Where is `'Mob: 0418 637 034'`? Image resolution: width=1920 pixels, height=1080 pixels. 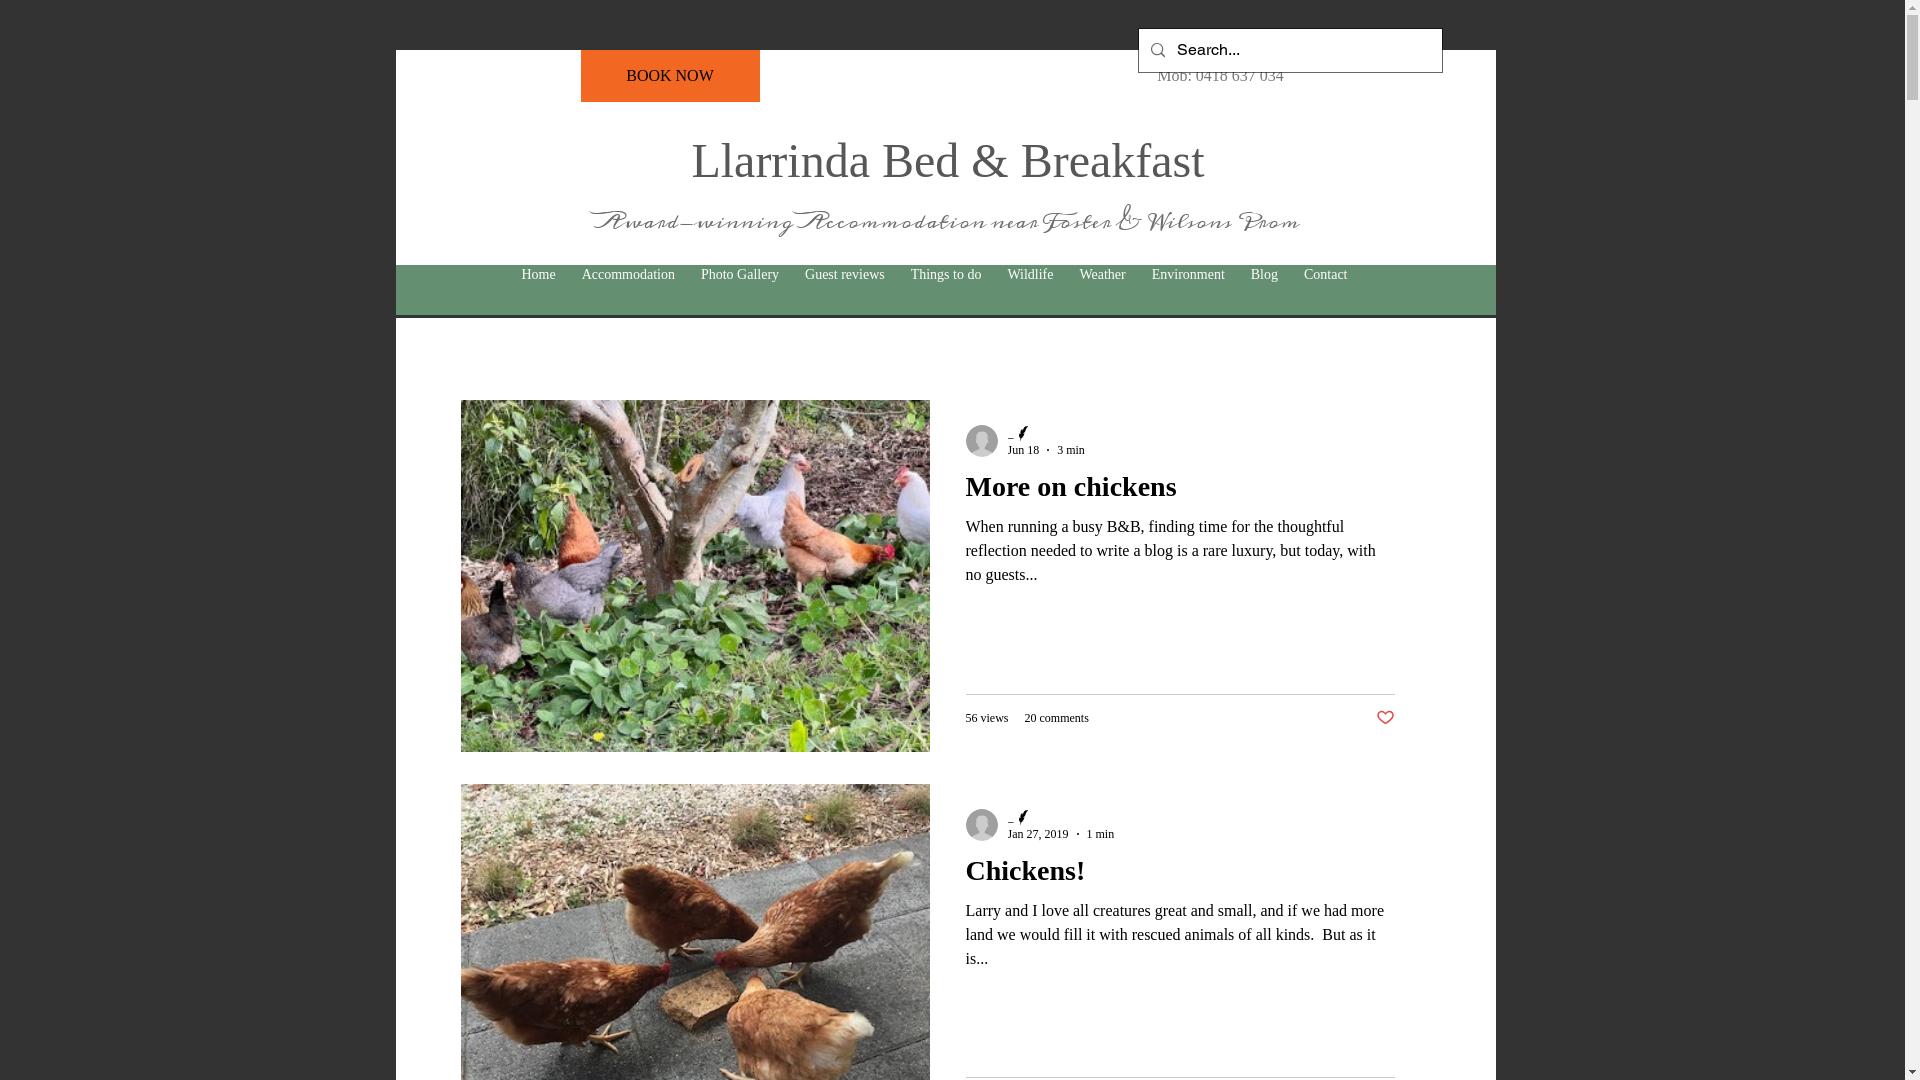 'Mob: 0418 637 034' is located at coordinates (1219, 75).